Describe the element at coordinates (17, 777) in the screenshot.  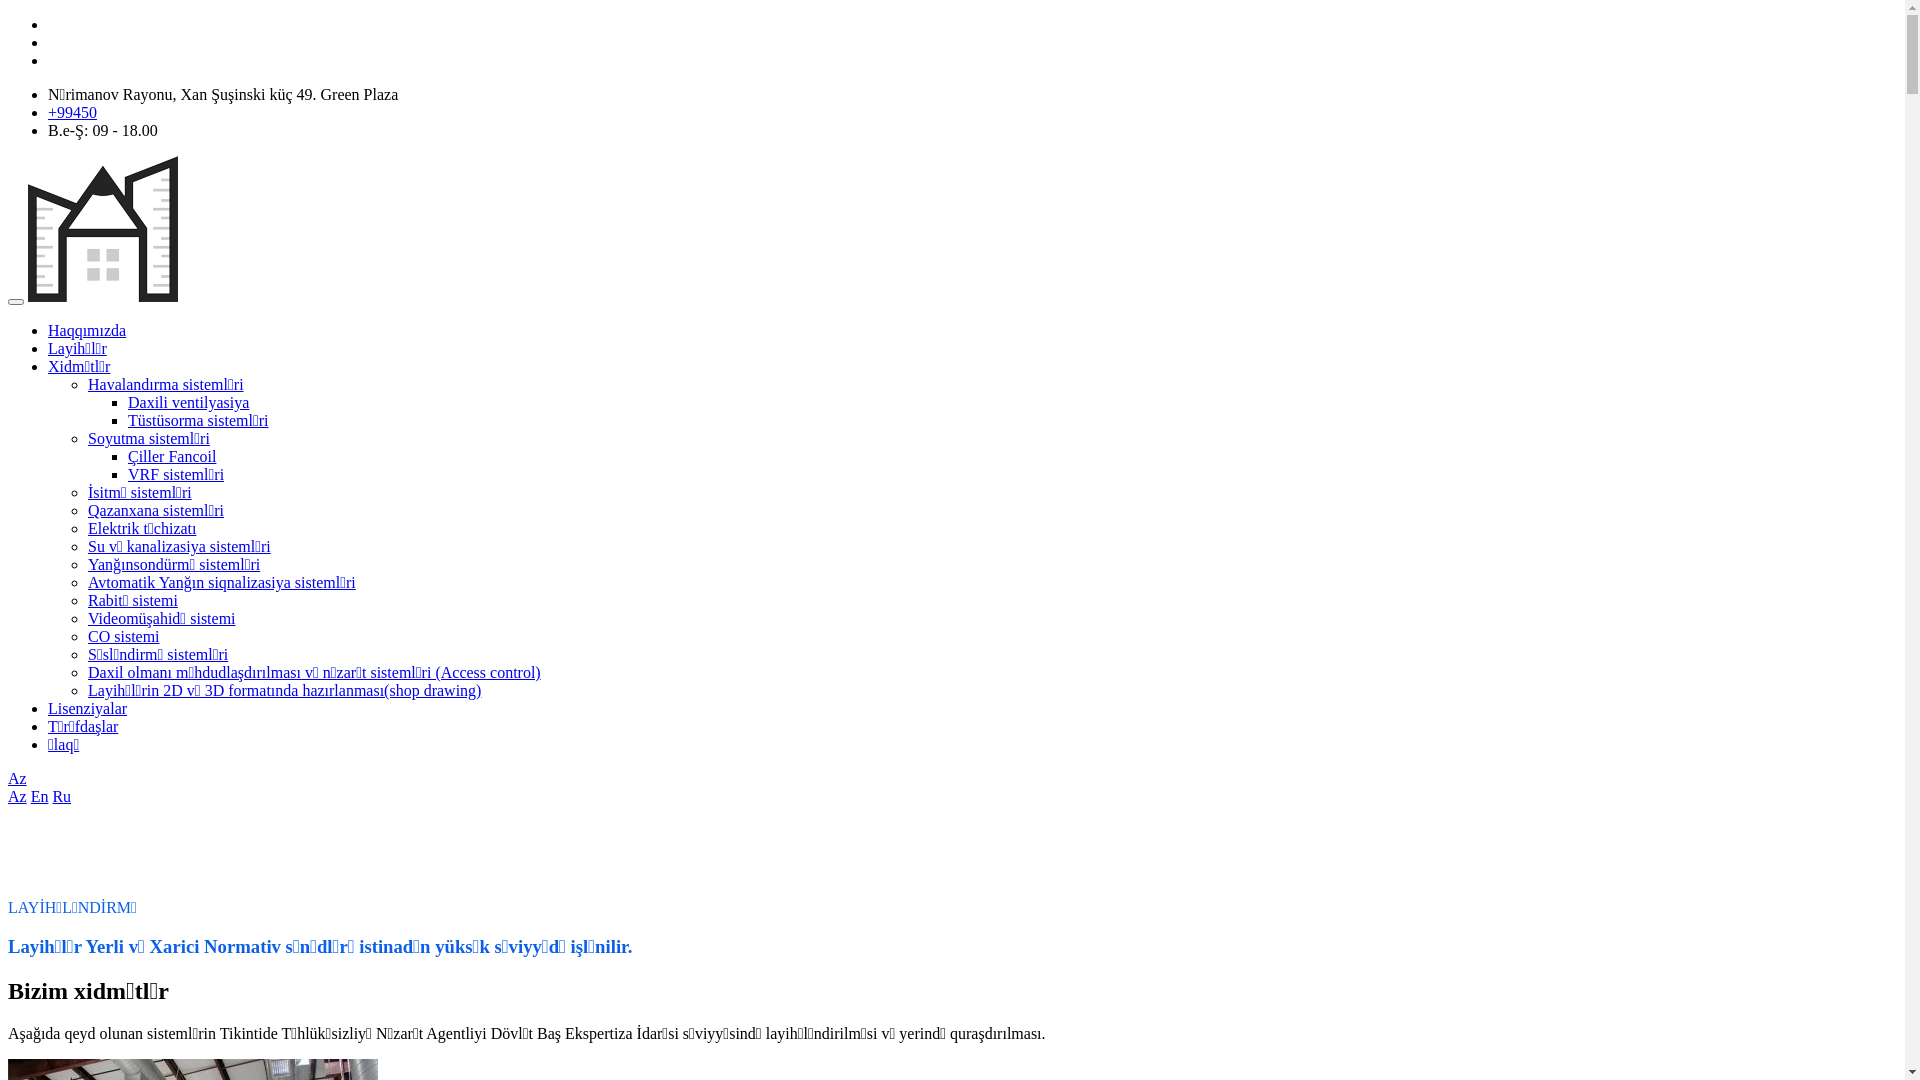
I see `'Az'` at that location.